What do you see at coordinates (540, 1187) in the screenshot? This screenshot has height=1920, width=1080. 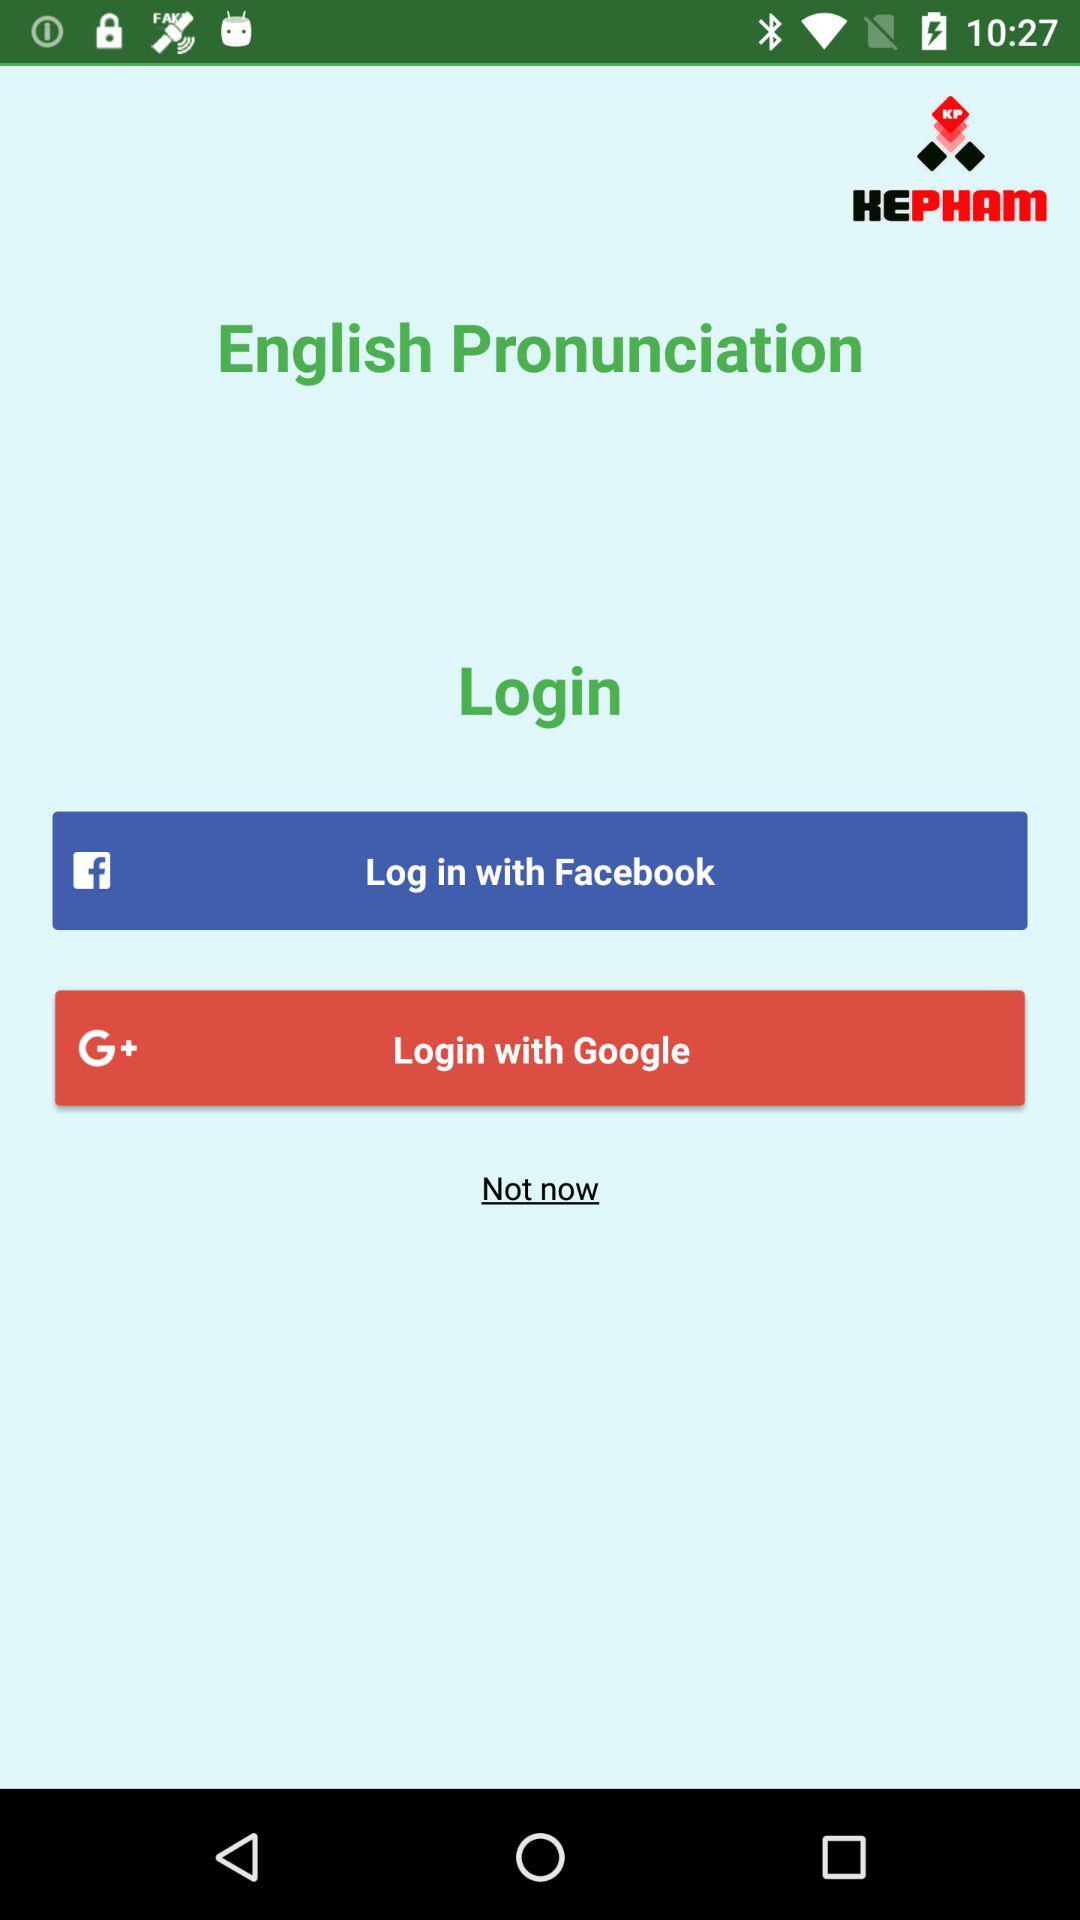 I see `the not now item` at bounding box center [540, 1187].